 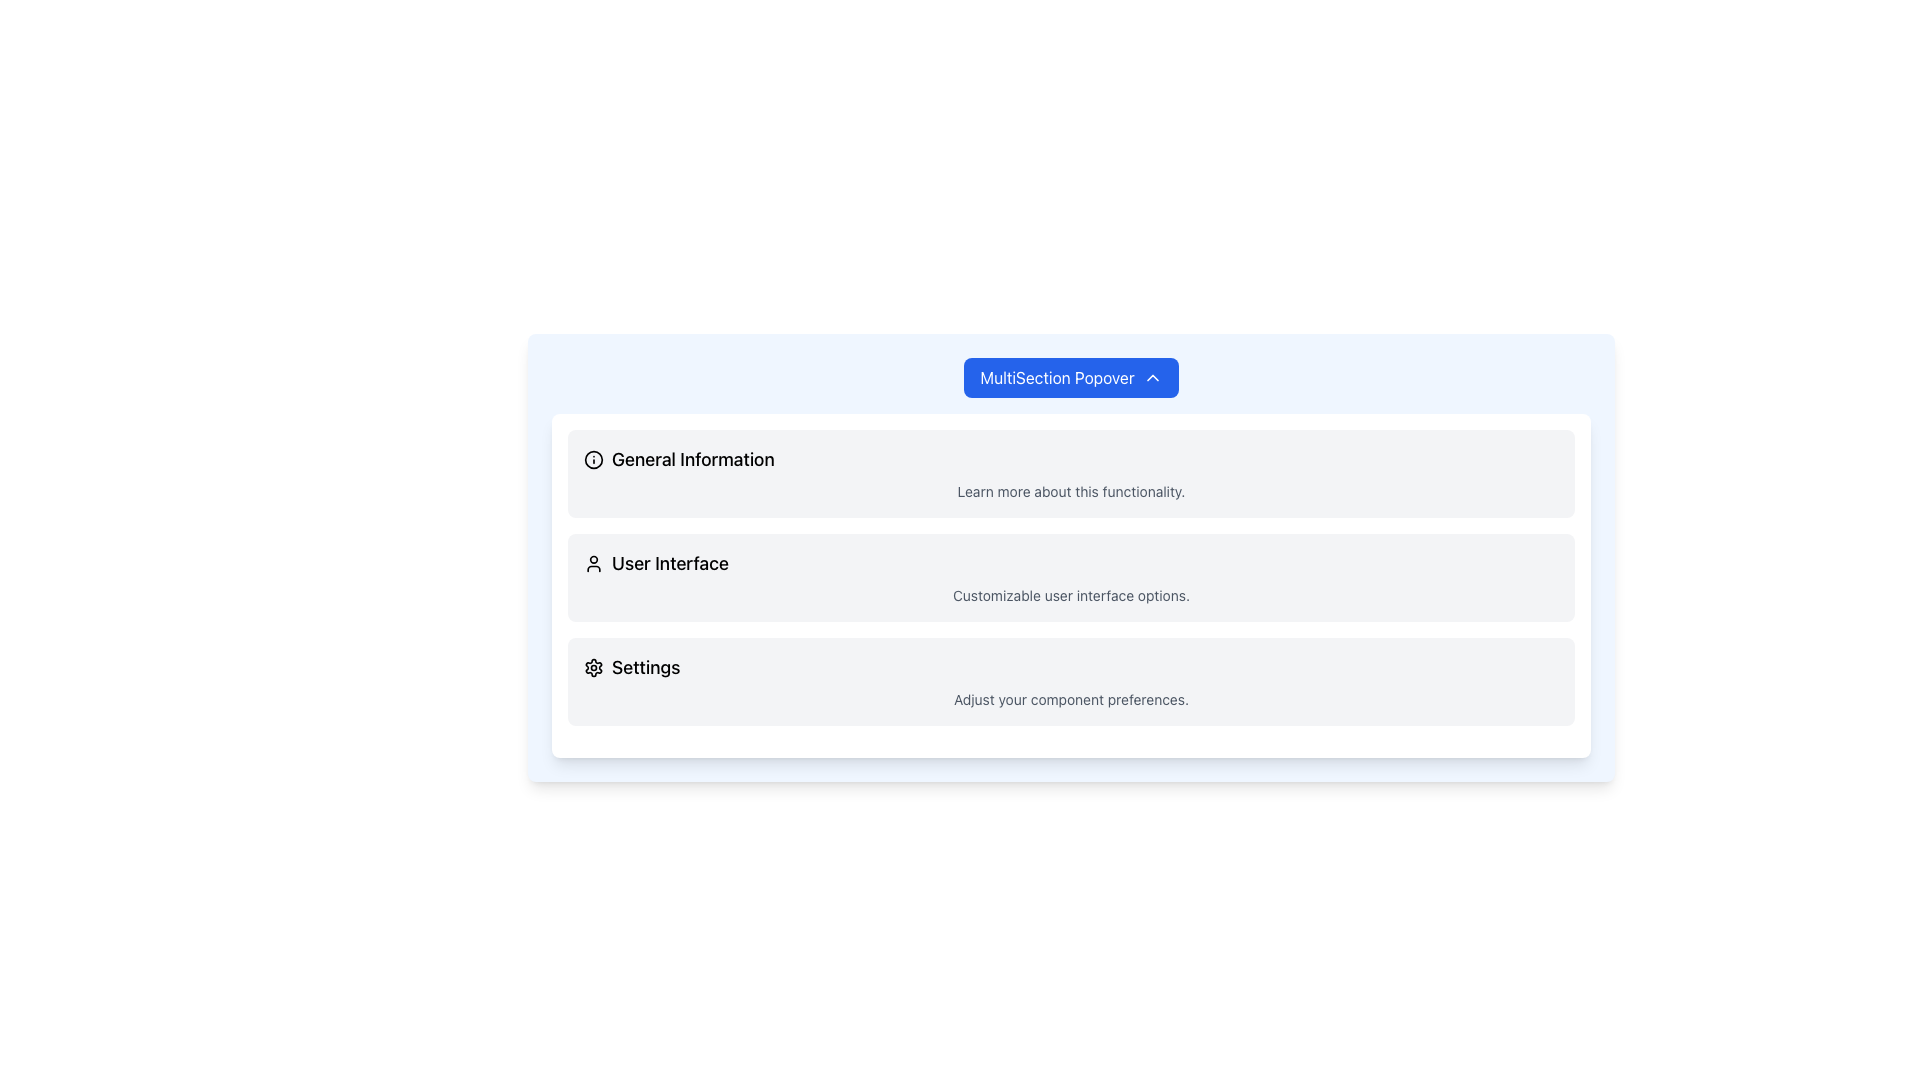 What do you see at coordinates (1070, 595) in the screenshot?
I see `the text label displaying 'Customizable user interface options.' which is styled with a small font and gray color, located below the header 'User Interface.'` at bounding box center [1070, 595].